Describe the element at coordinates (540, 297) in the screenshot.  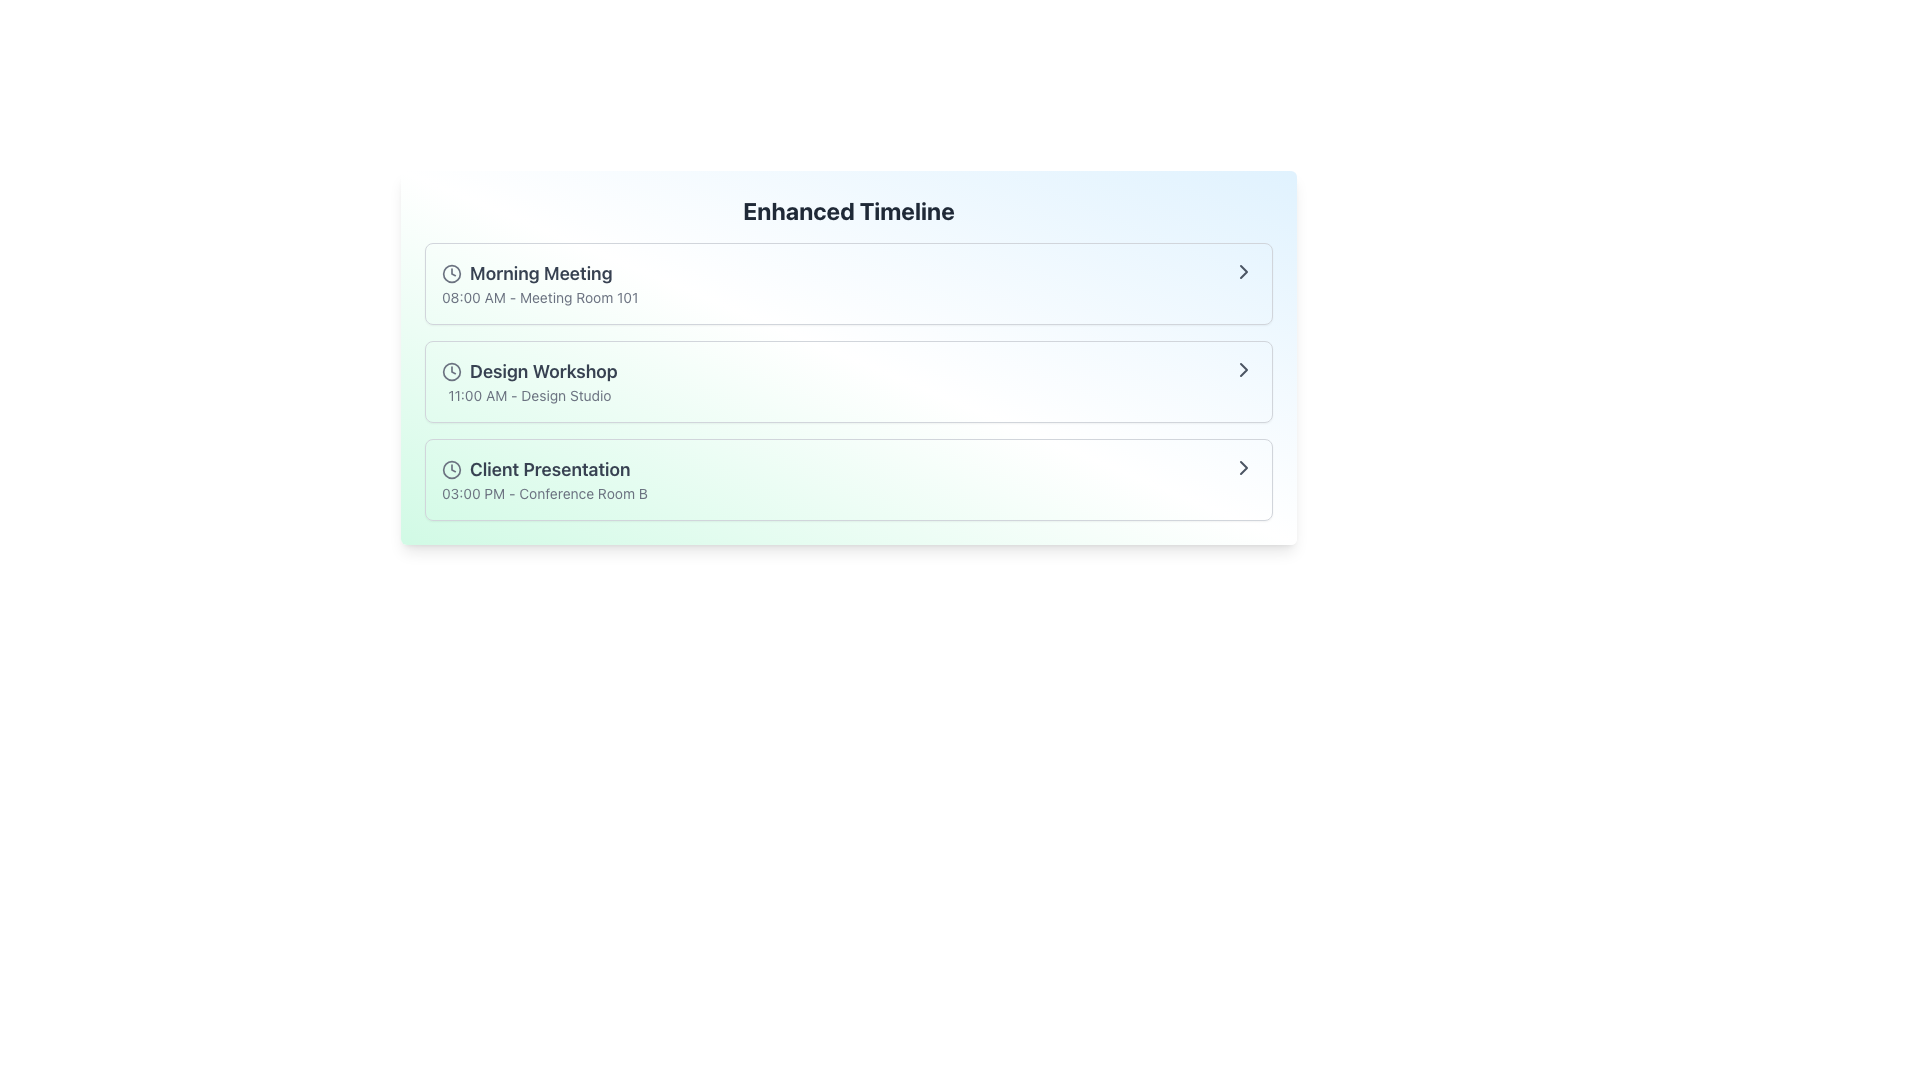
I see `the descriptive subtitle text label for the 'Morning Meeting' event, located directly below the section's title` at that location.